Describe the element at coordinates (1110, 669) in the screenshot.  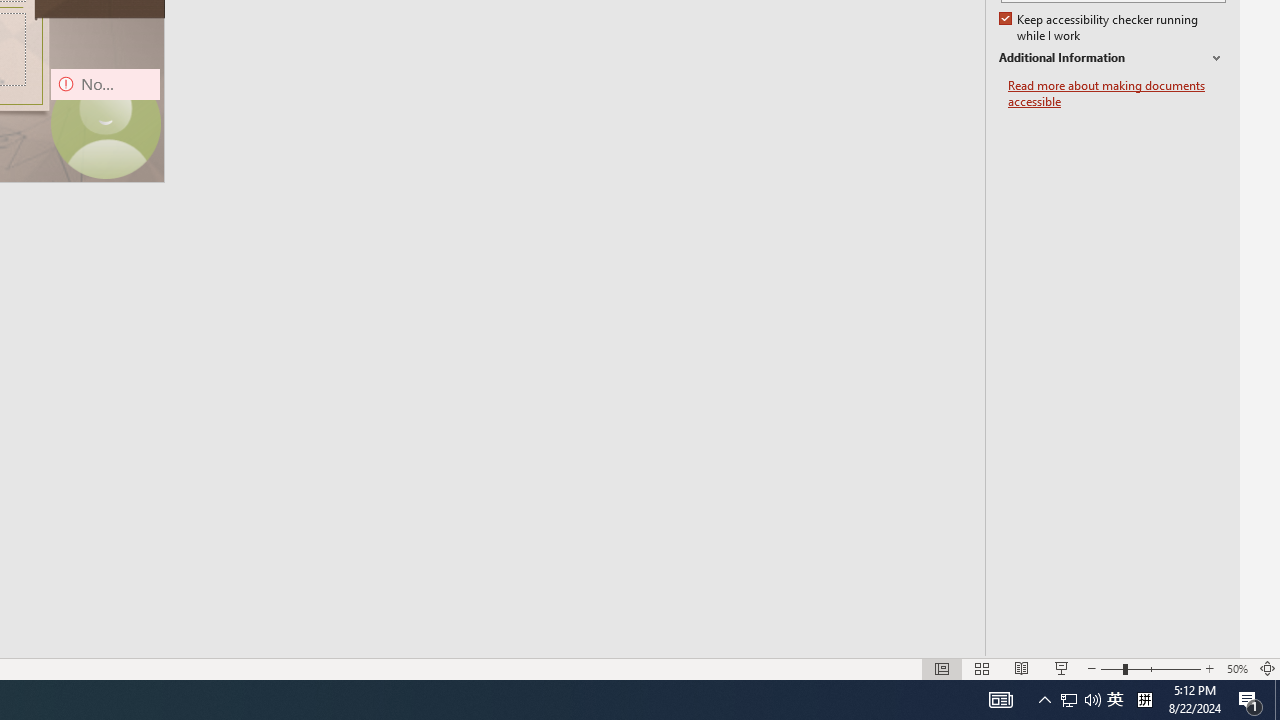
I see `'Zoom Out'` at that location.